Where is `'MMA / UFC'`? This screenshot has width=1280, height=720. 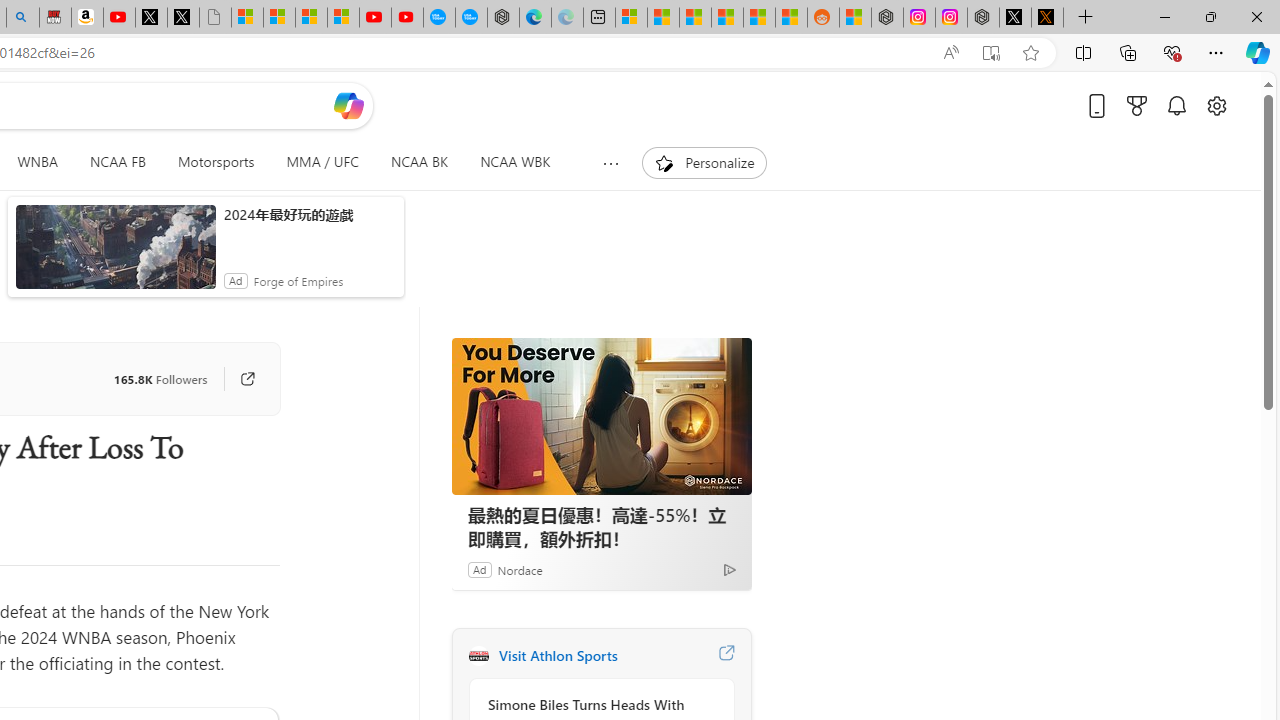
'MMA / UFC' is located at coordinates (321, 162).